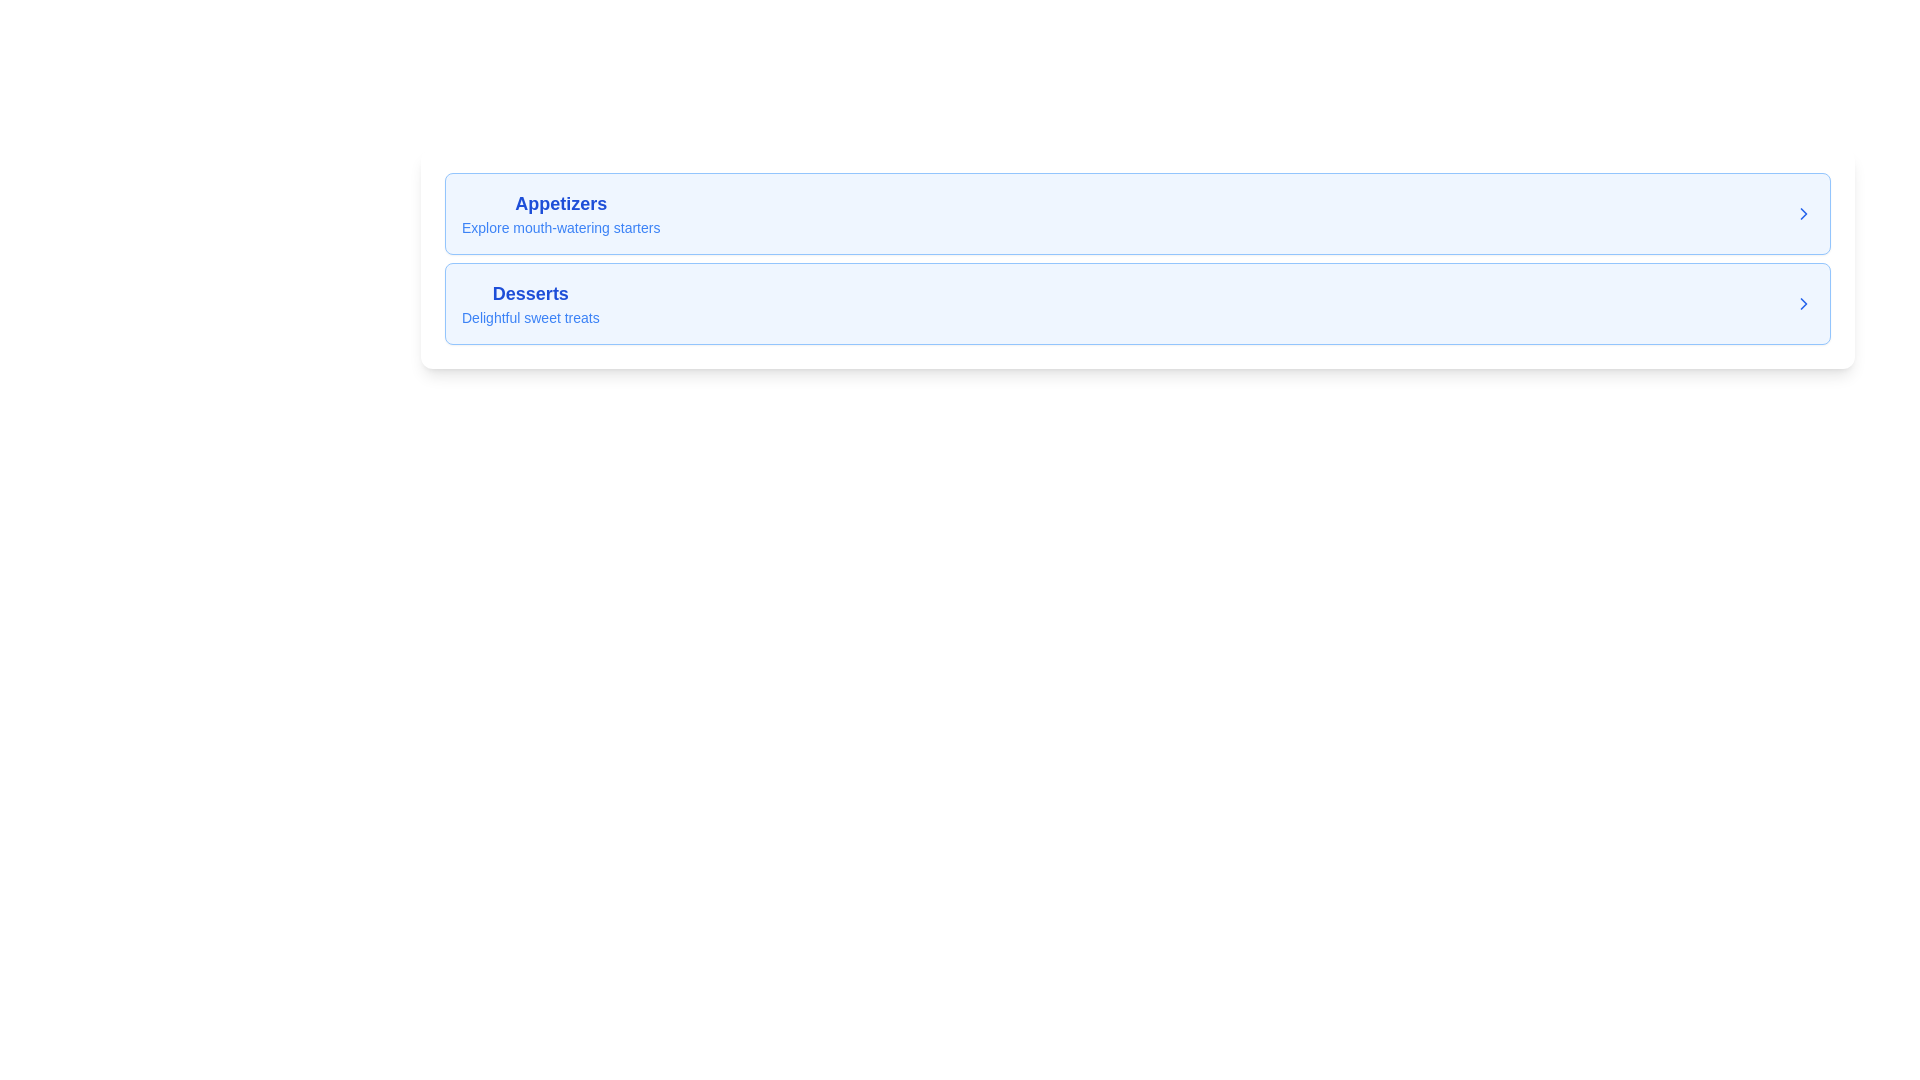  What do you see at coordinates (560, 213) in the screenshot?
I see `the category header for appetizers, which is the first menu entry in a vertical list, situated above the 'Desserts' item` at bounding box center [560, 213].